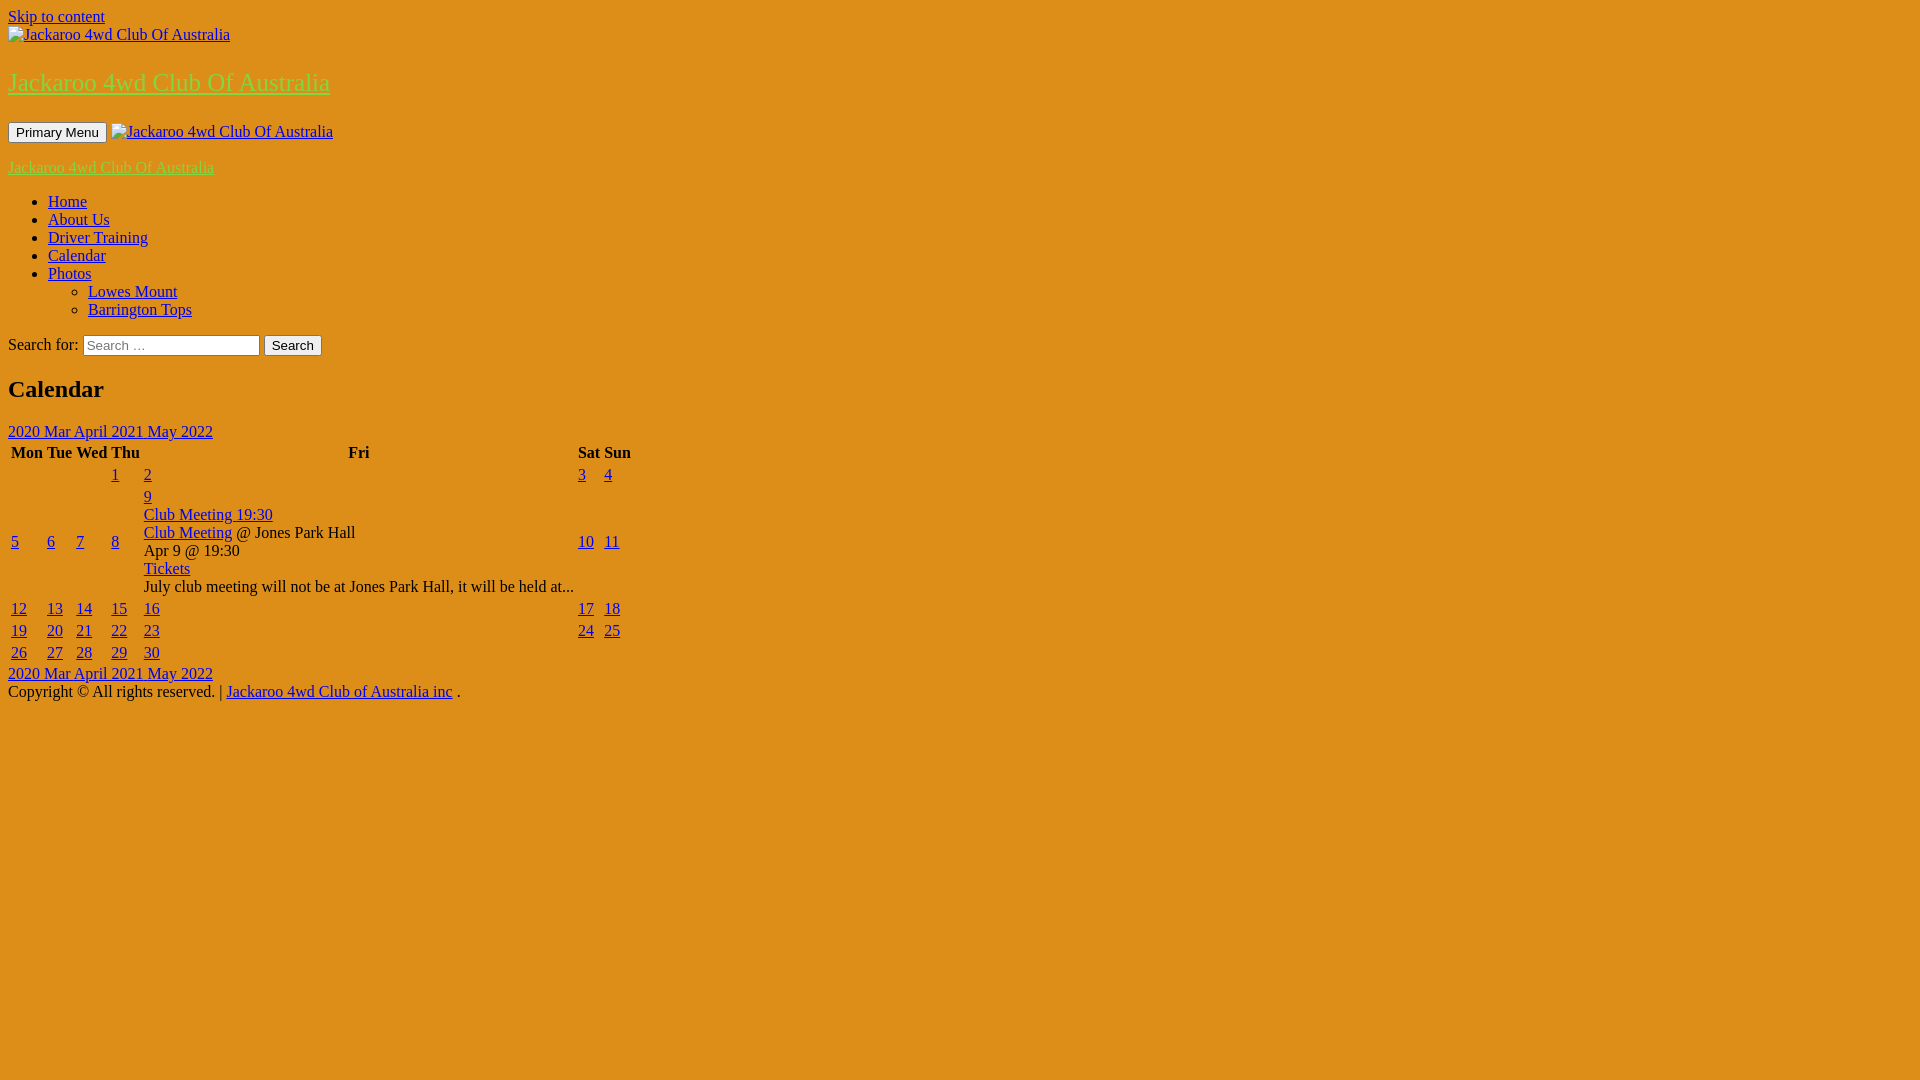 Image resolution: width=1920 pixels, height=1080 pixels. Describe the element at coordinates (610, 630) in the screenshot. I see `'25'` at that location.